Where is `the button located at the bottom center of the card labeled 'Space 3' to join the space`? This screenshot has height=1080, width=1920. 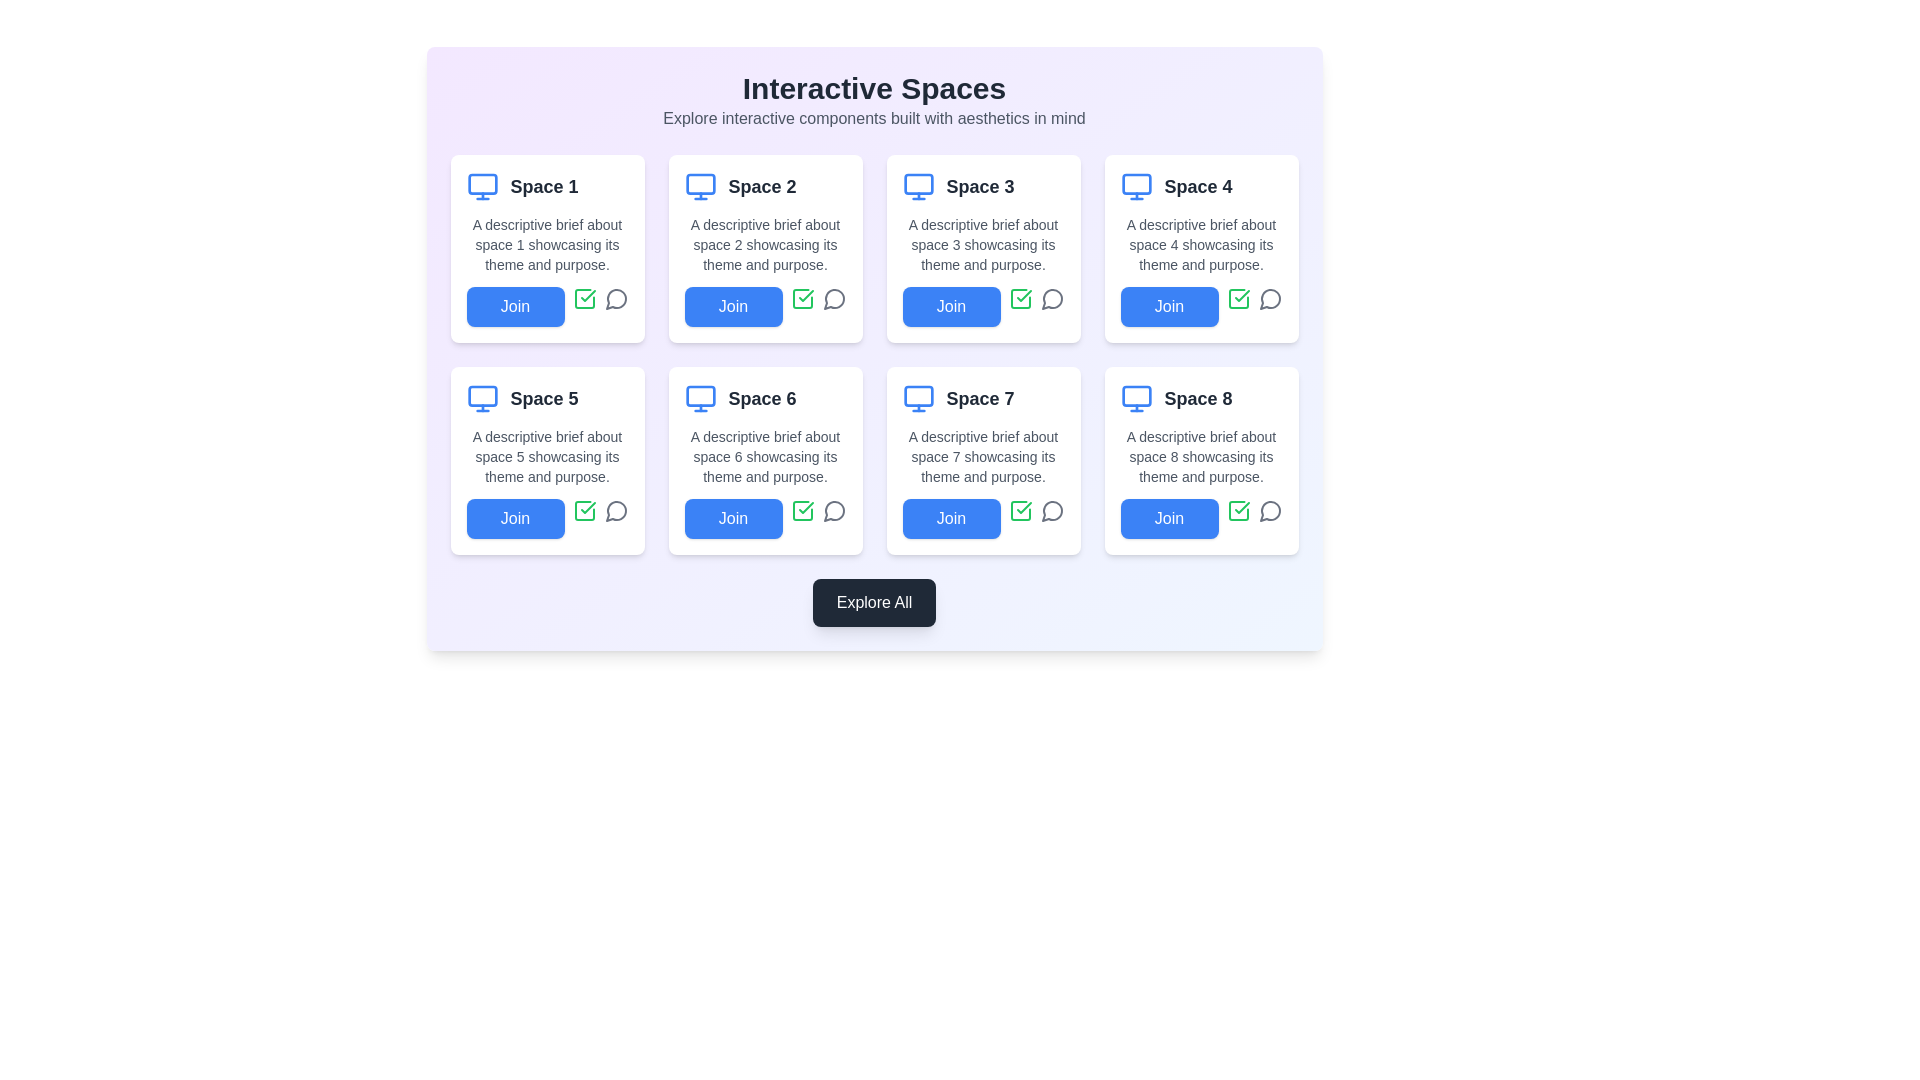 the button located at the bottom center of the card labeled 'Space 3' to join the space is located at coordinates (983, 307).